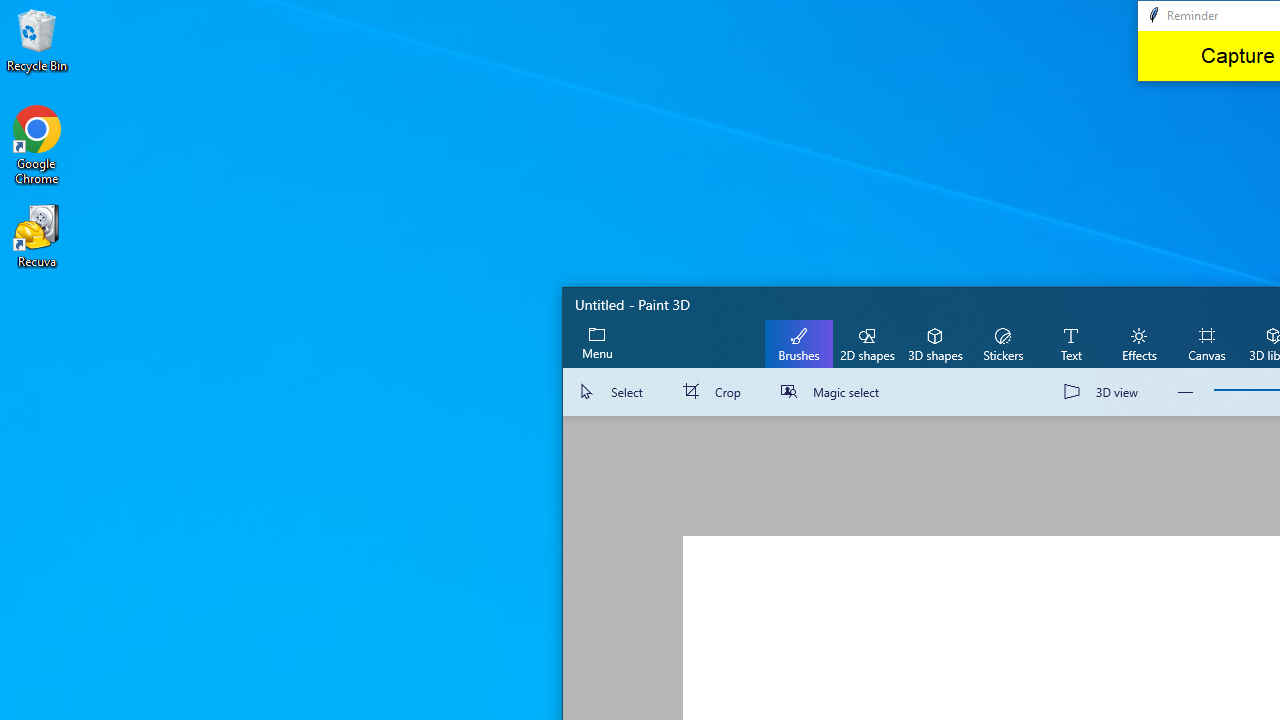  I want to click on '3D shapes', so click(934, 342).